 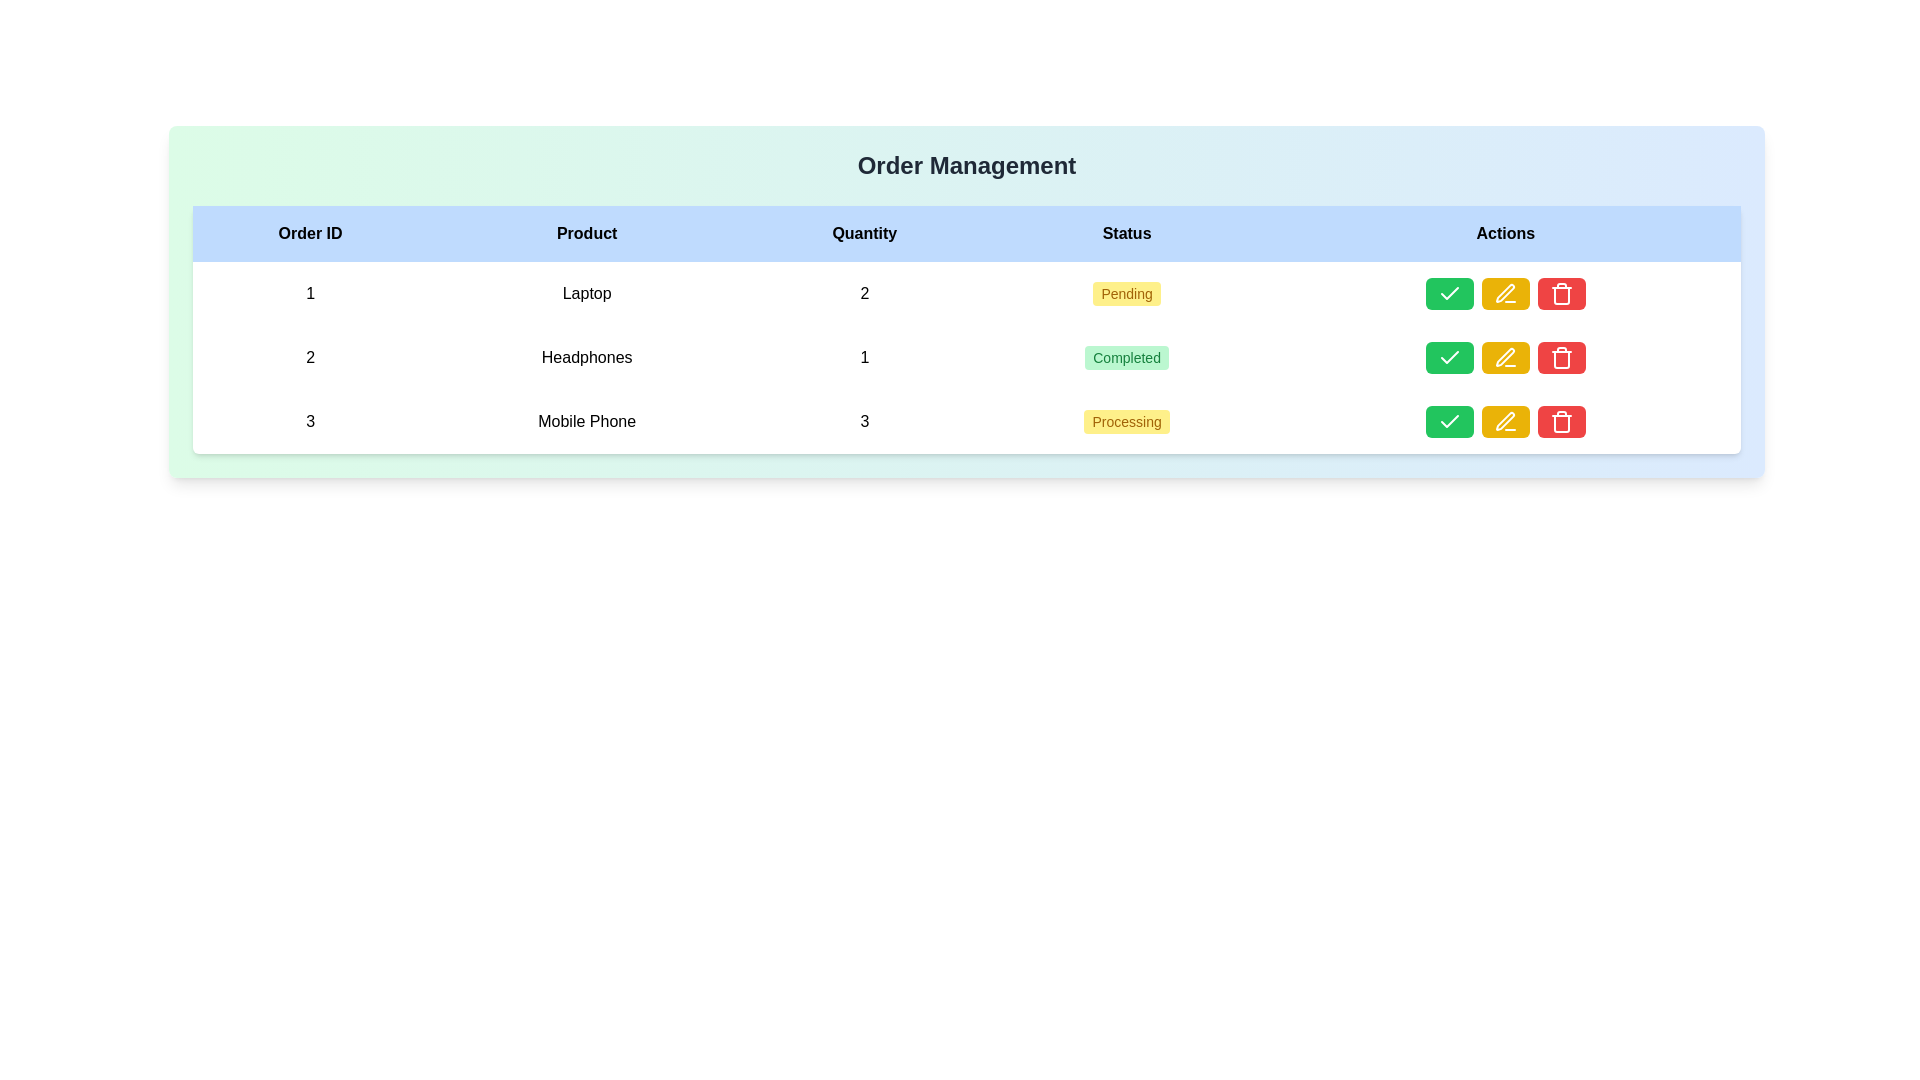 What do you see at coordinates (1505, 420) in the screenshot?
I see `the edit action SVG icon located in the 'Actions' column of the last row of the table` at bounding box center [1505, 420].